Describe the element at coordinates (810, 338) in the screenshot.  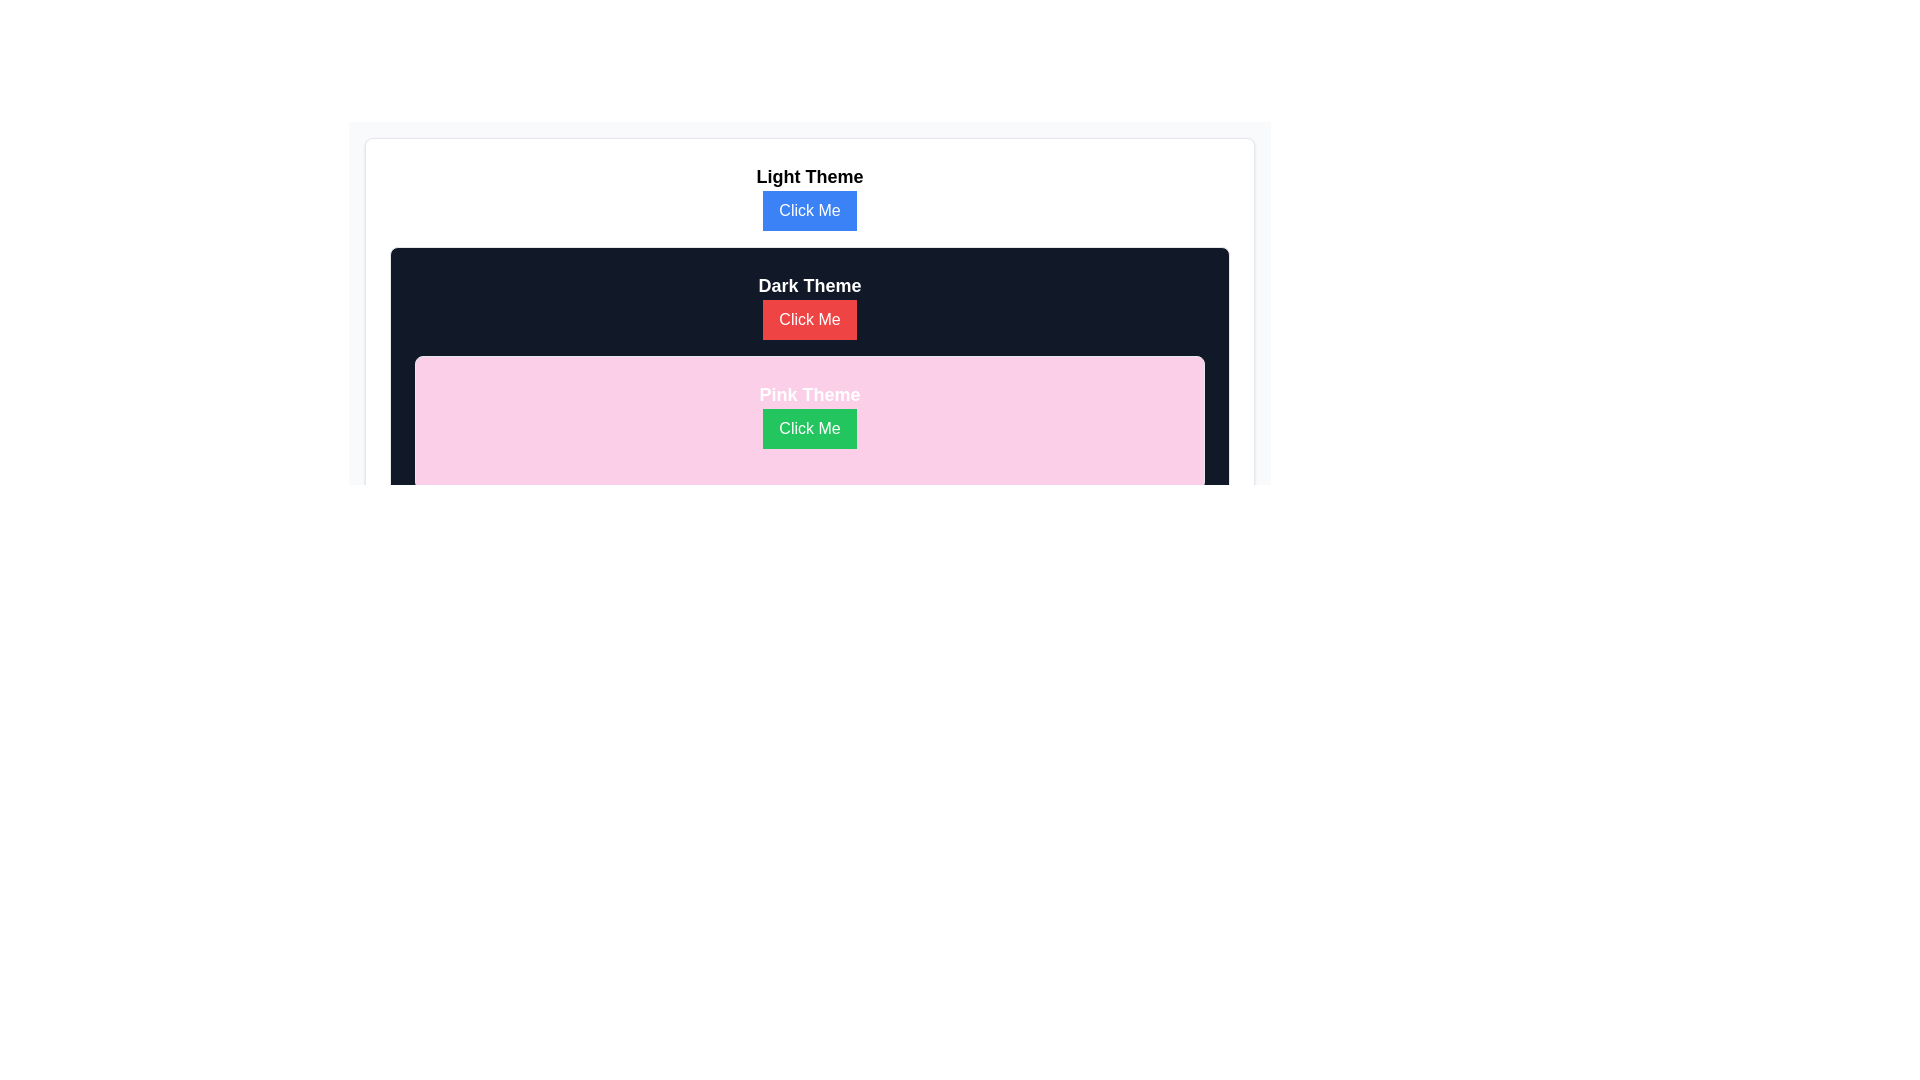
I see `the rectangular button with a red background and white text reading 'Click Me'` at that location.